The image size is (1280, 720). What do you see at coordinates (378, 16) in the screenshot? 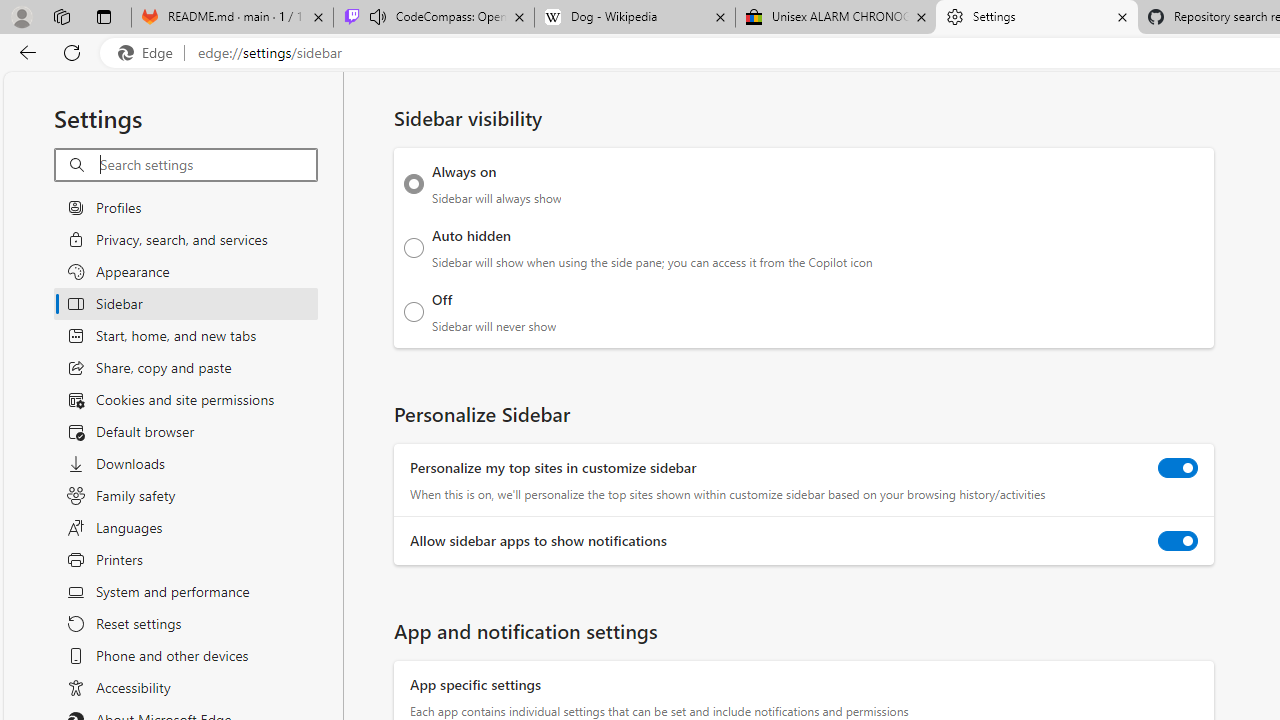
I see `'Mute tab'` at bounding box center [378, 16].